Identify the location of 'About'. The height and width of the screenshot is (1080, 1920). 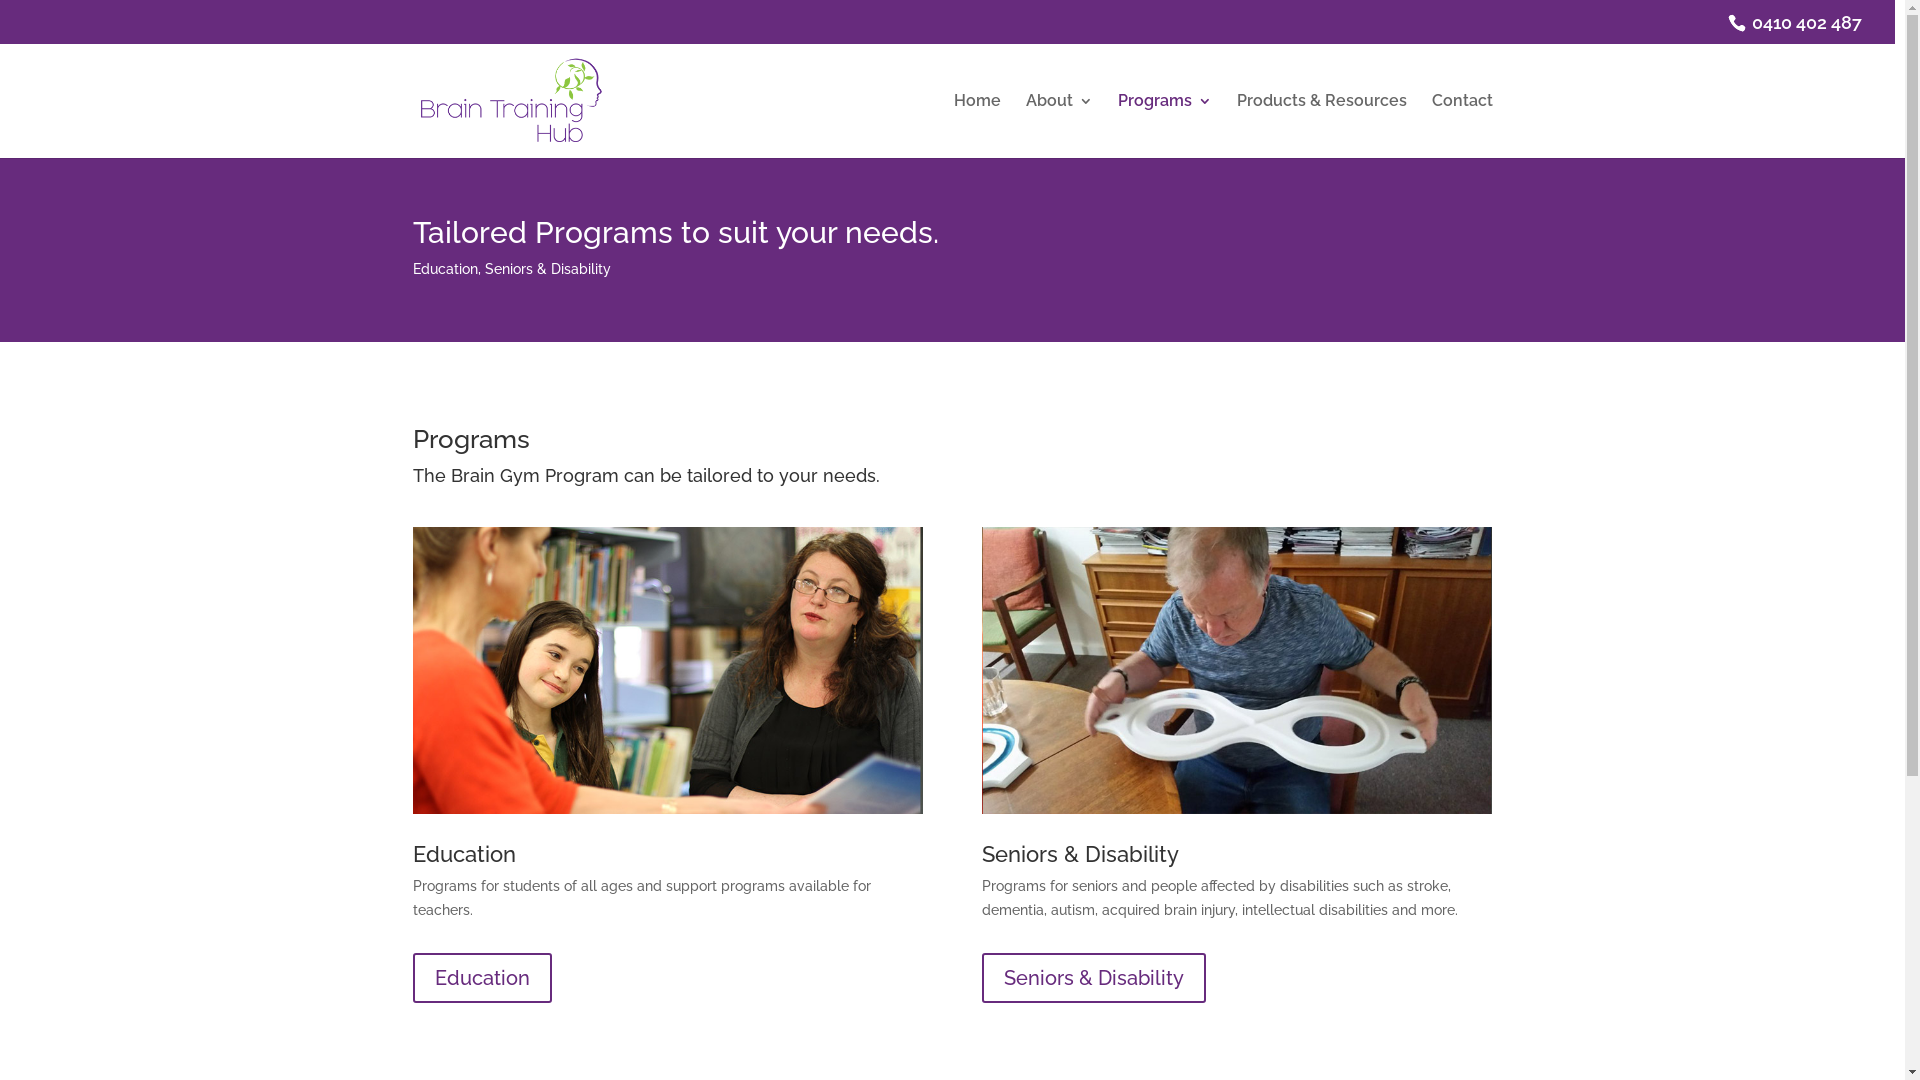
(1058, 126).